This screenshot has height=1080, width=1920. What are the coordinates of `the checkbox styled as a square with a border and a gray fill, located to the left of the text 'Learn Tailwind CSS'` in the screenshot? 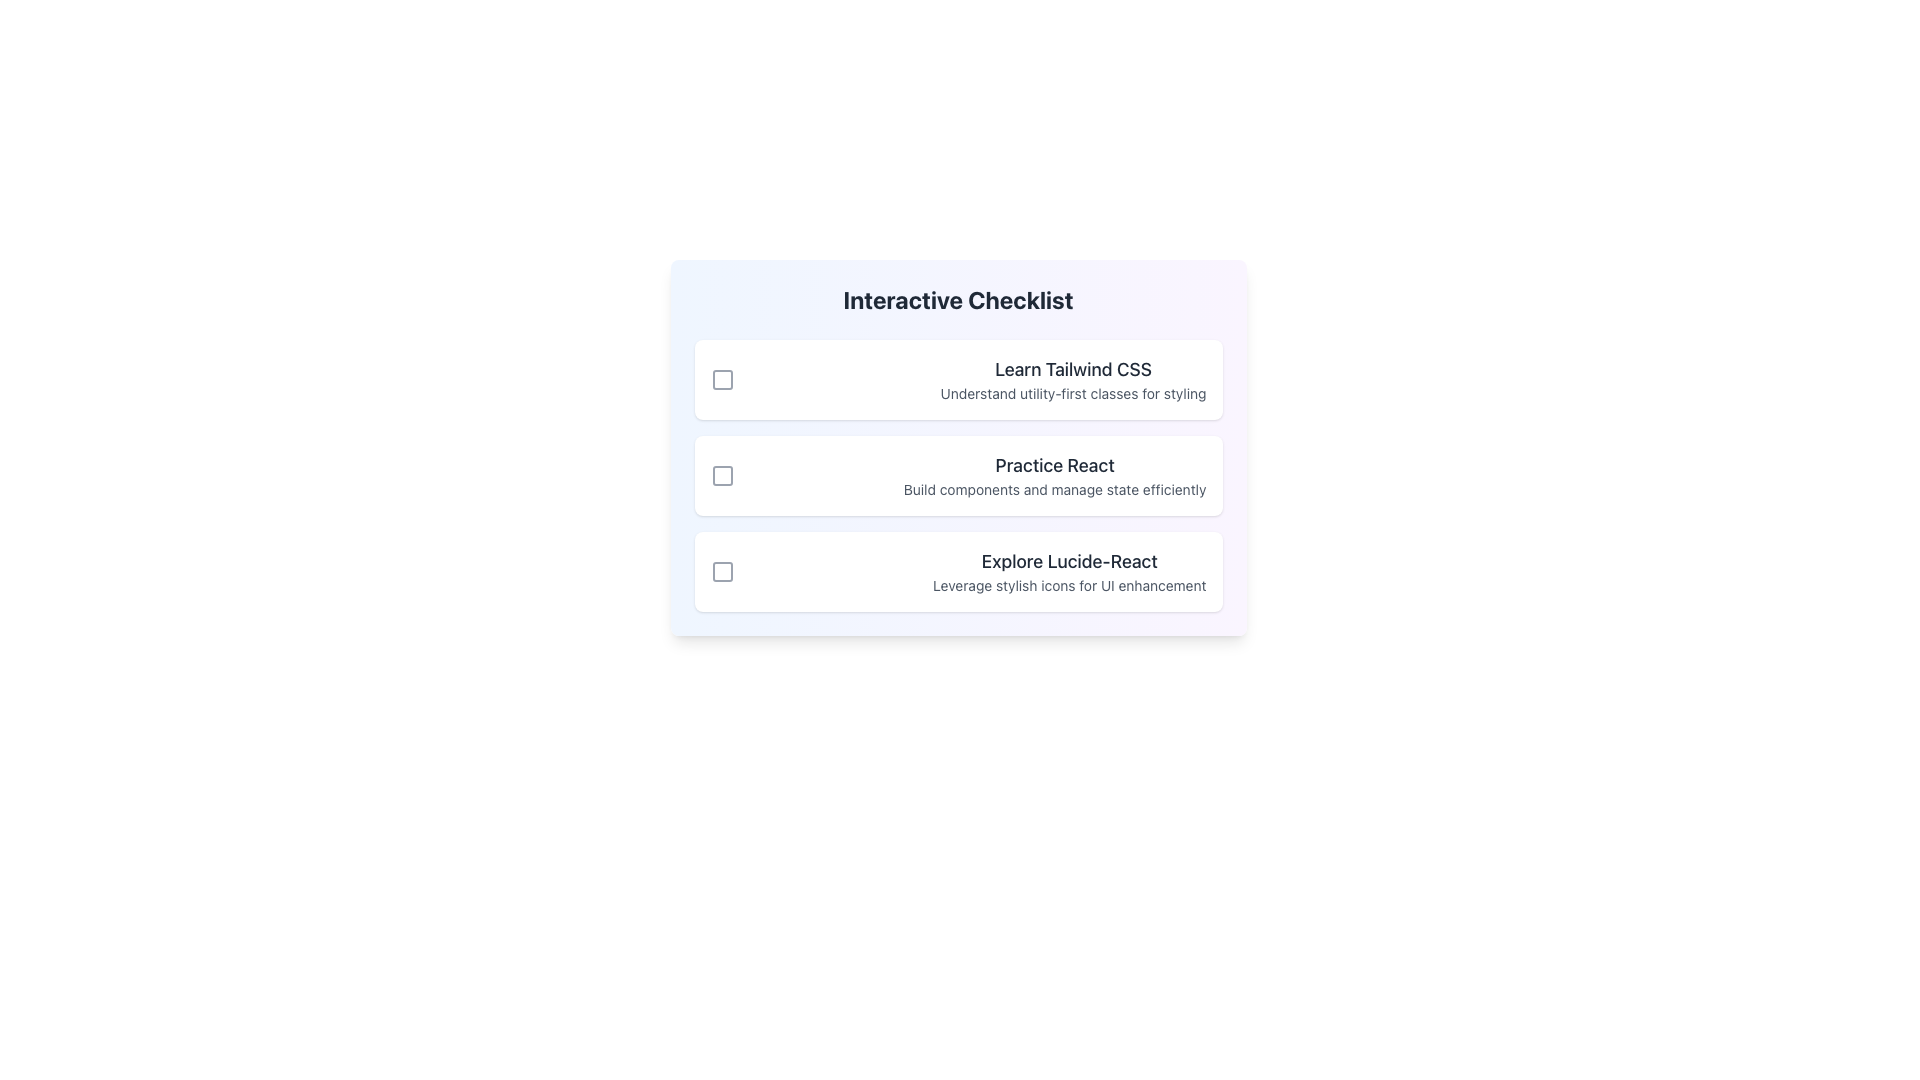 It's located at (721, 380).